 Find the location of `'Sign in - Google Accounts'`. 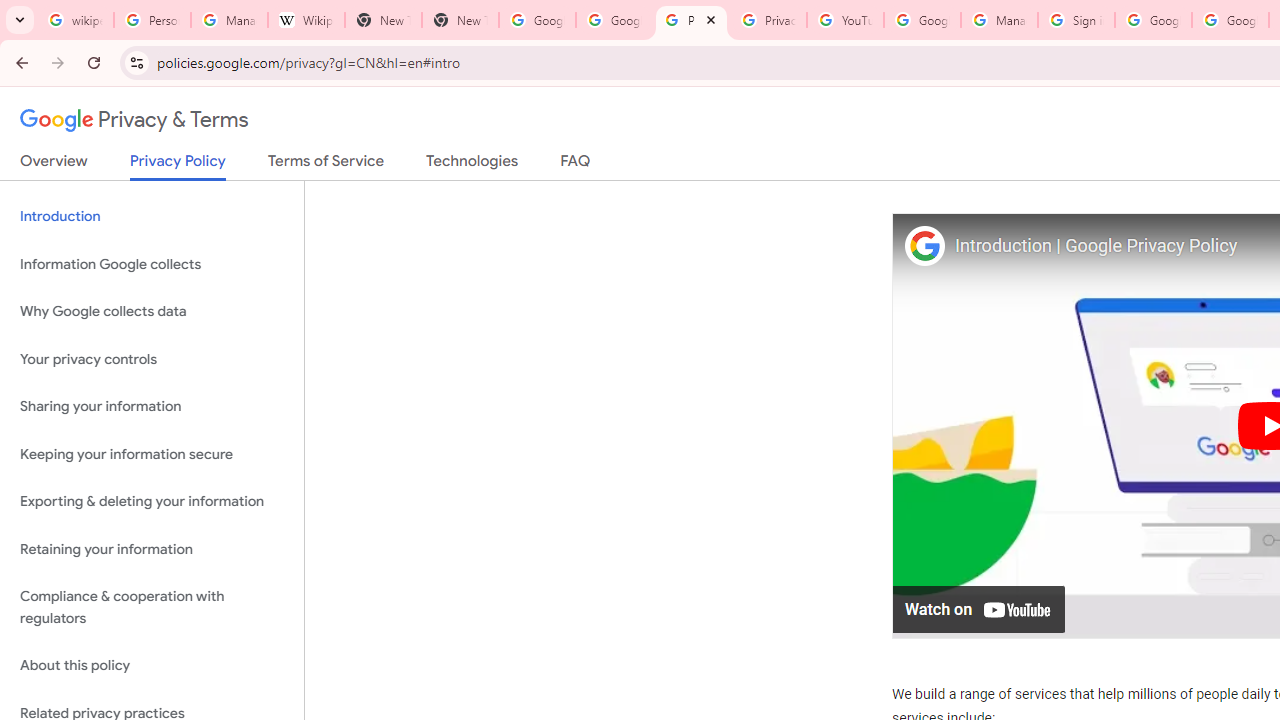

'Sign in - Google Accounts' is located at coordinates (1075, 20).